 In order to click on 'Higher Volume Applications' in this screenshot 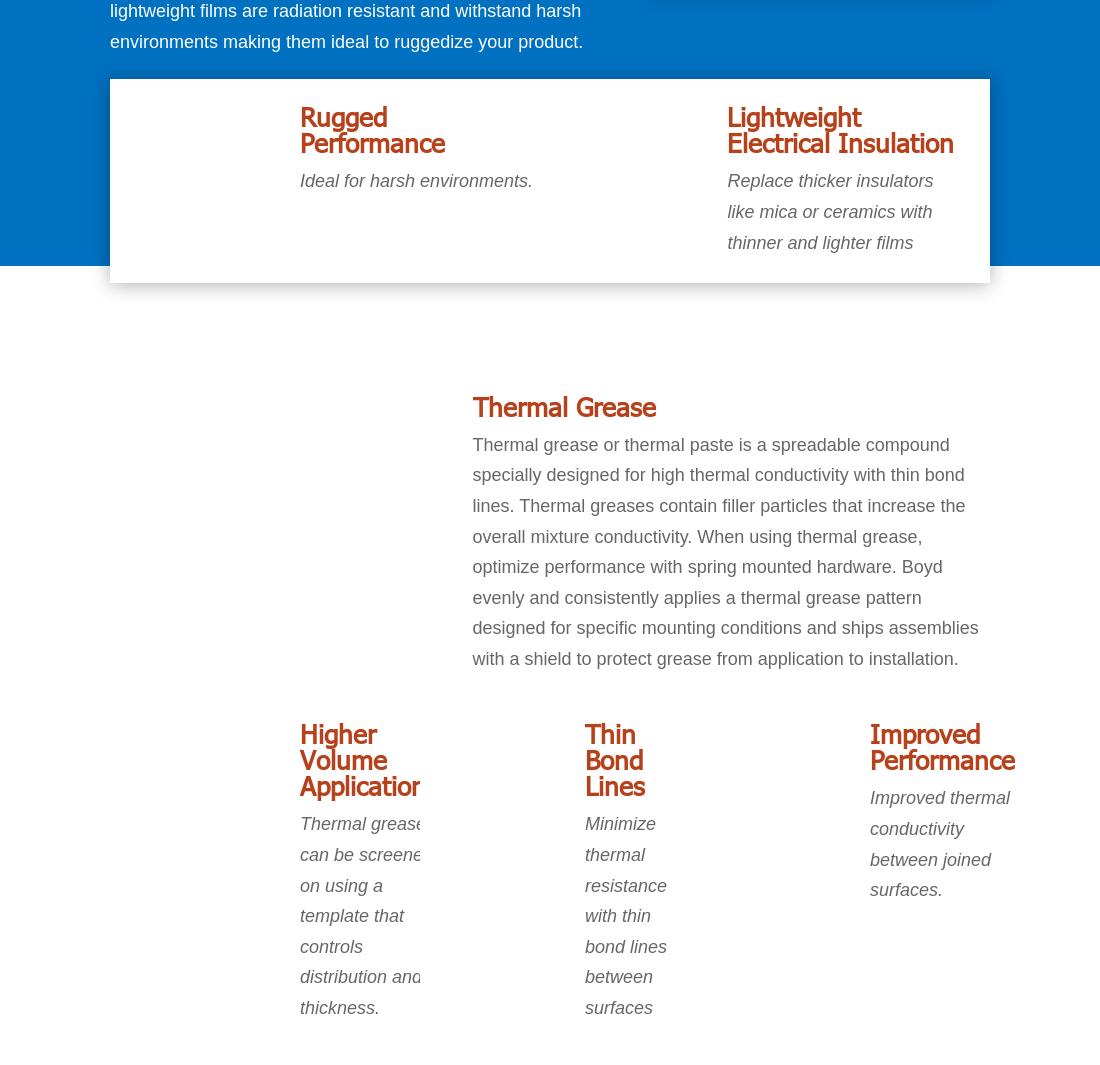, I will do `click(298, 759)`.